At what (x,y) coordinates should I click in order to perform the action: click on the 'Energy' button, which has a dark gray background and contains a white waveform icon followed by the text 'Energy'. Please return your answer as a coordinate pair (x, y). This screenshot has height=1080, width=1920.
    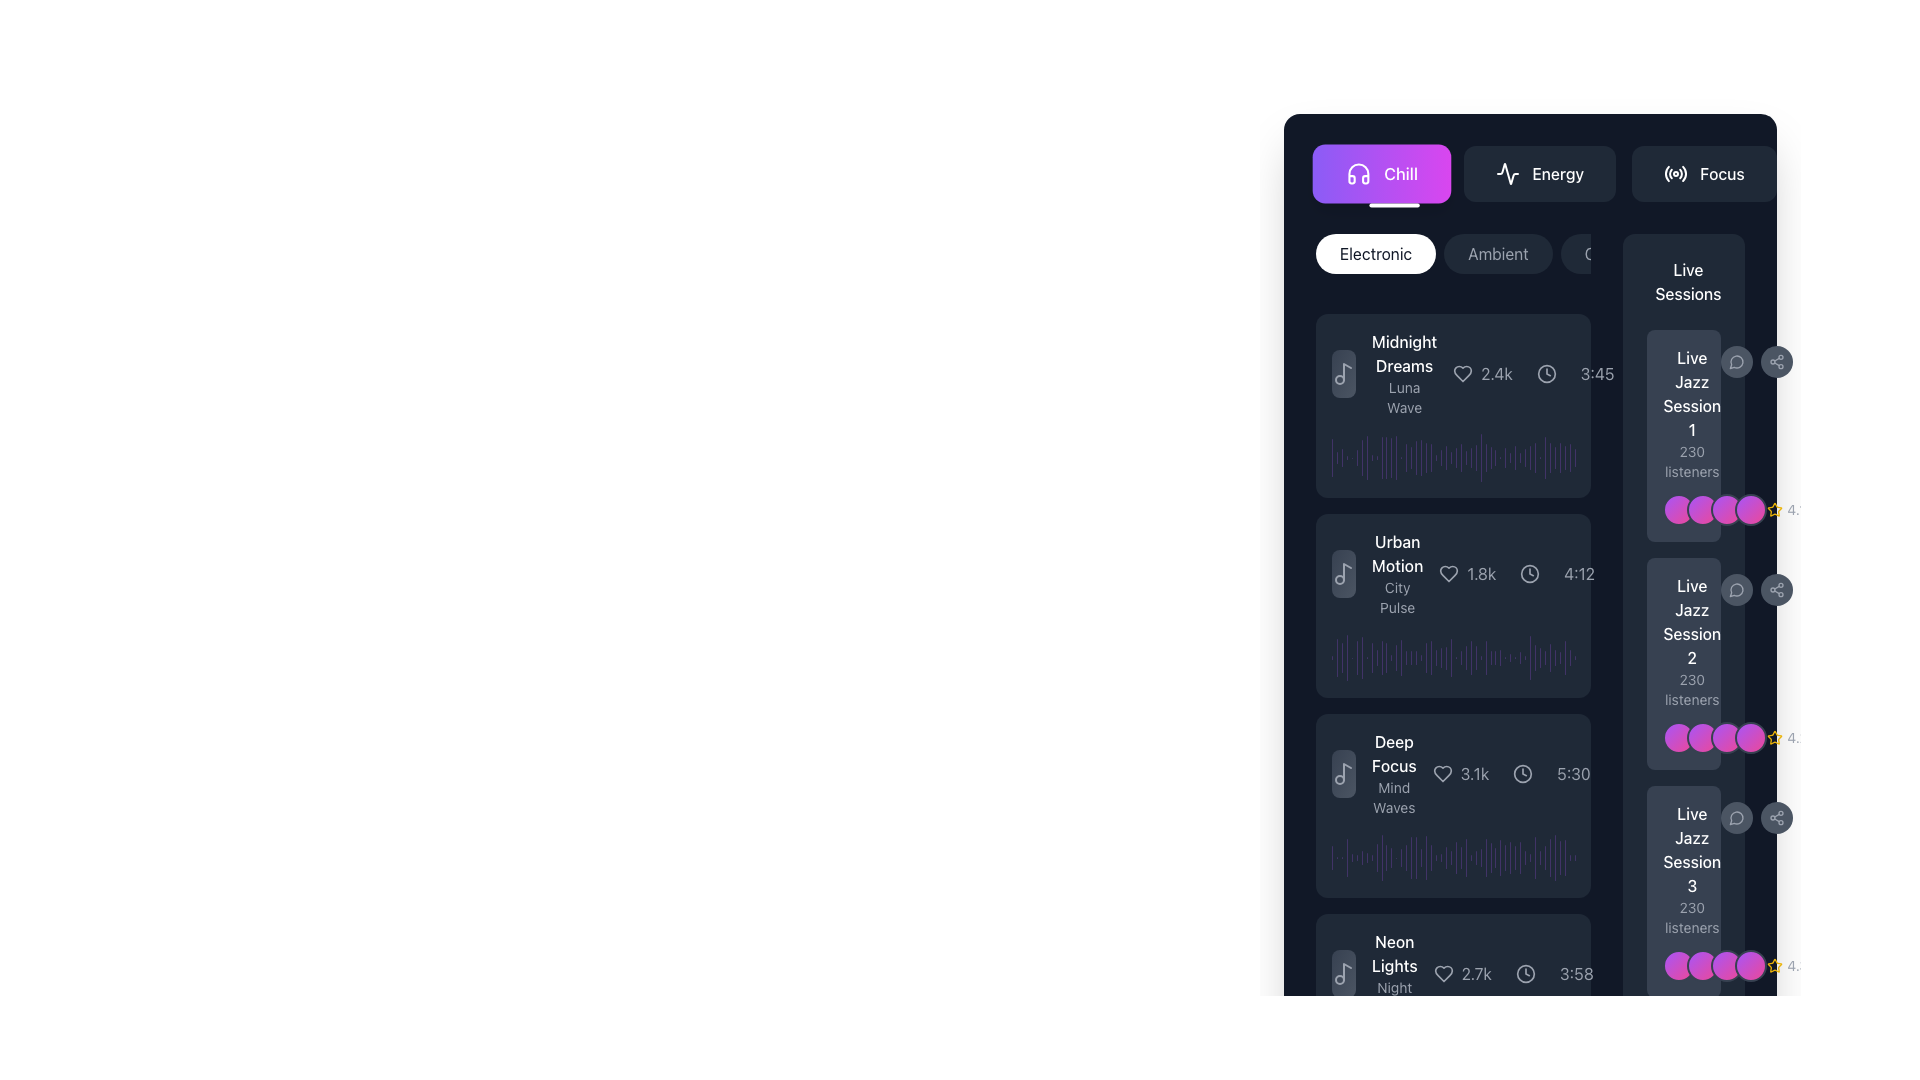
    Looking at the image, I should click on (1539, 172).